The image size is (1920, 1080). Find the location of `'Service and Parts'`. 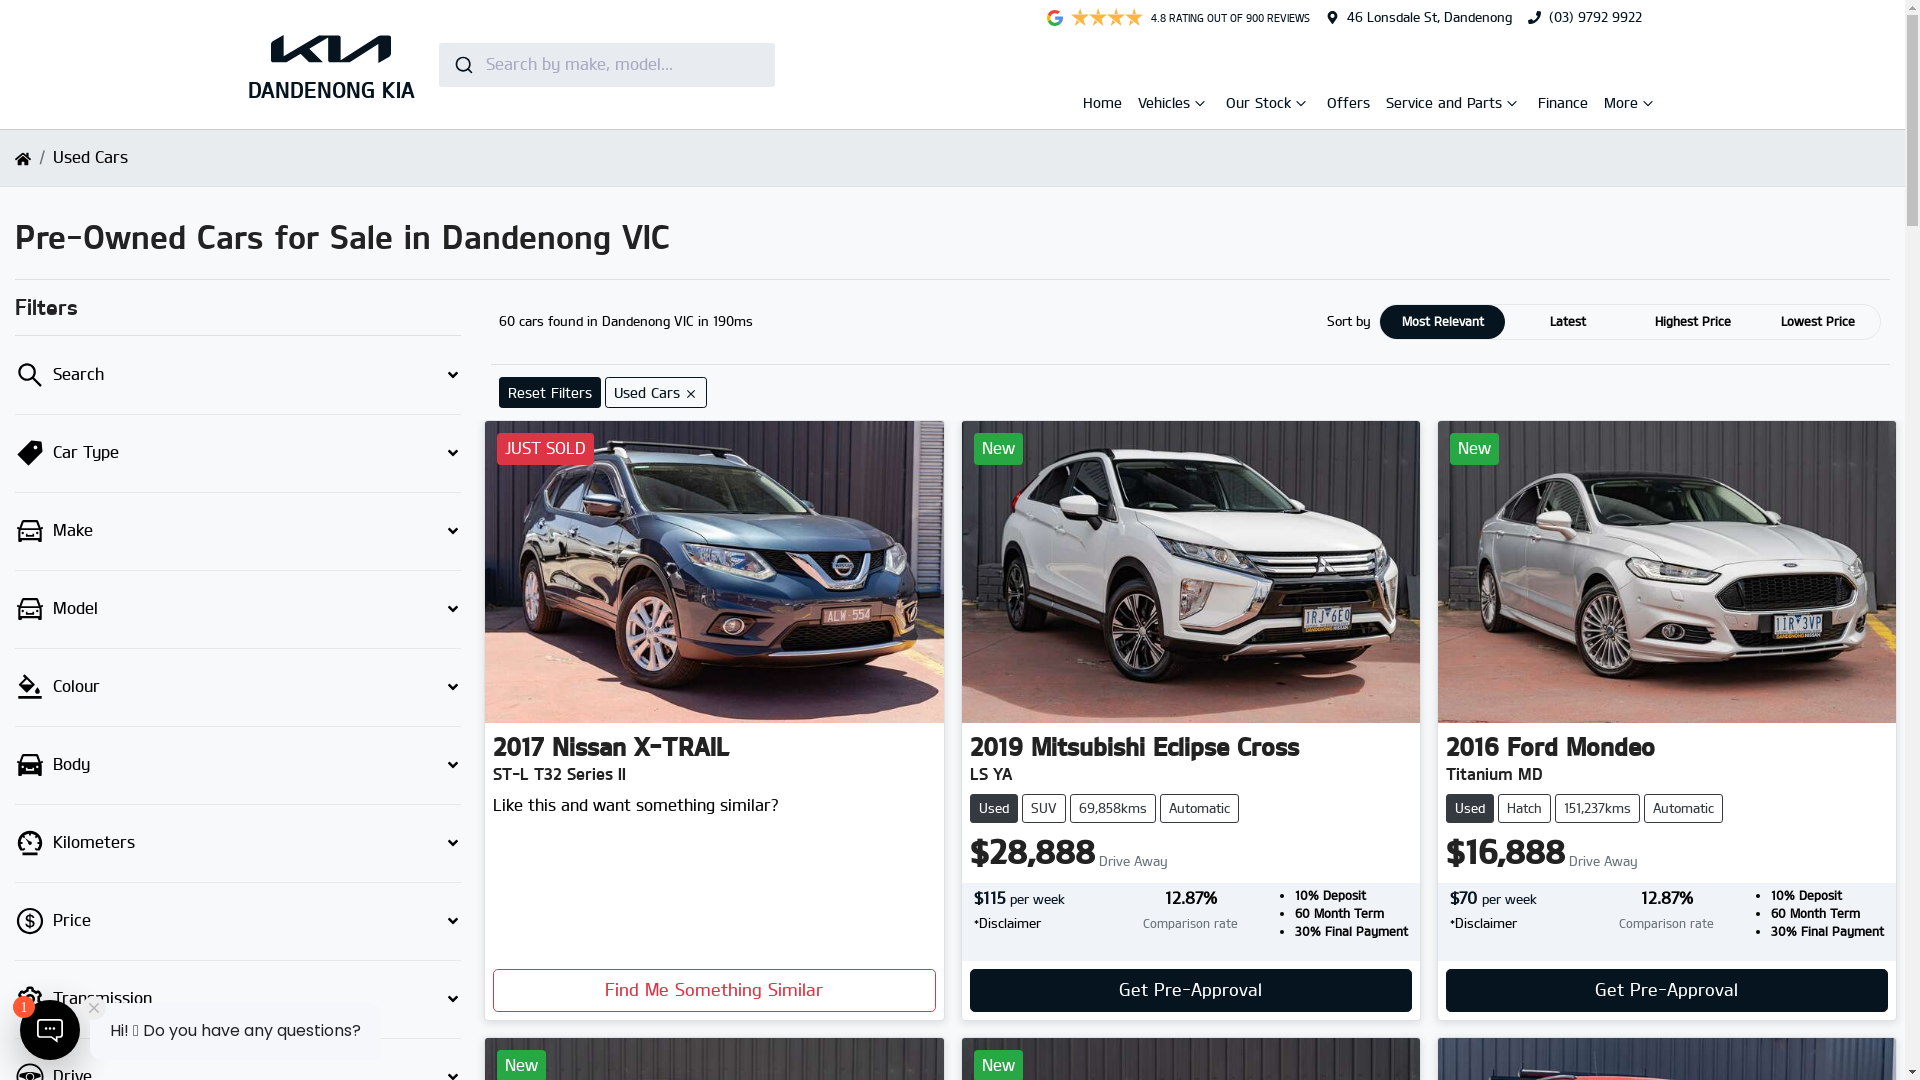

'Service and Parts' is located at coordinates (1445, 106).